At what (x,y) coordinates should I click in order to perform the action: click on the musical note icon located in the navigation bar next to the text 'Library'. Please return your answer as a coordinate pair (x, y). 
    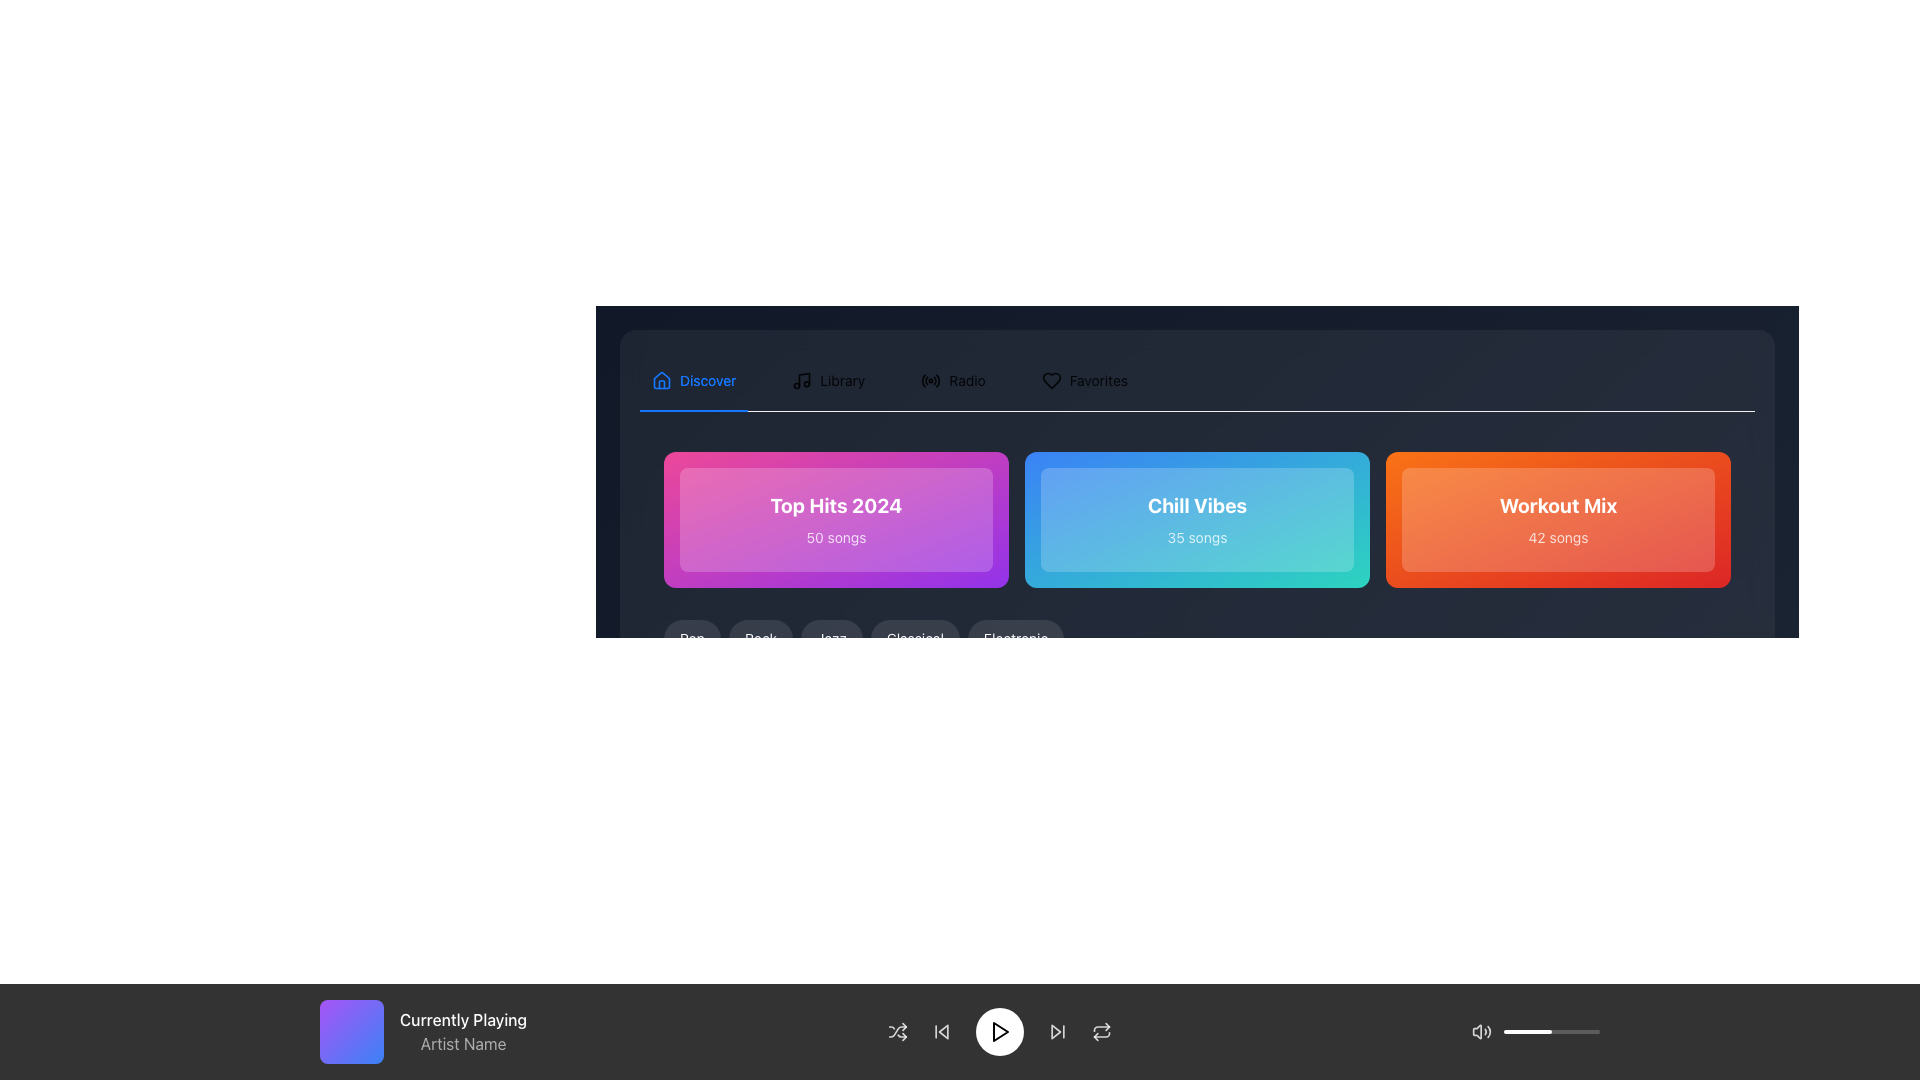
    Looking at the image, I should click on (802, 381).